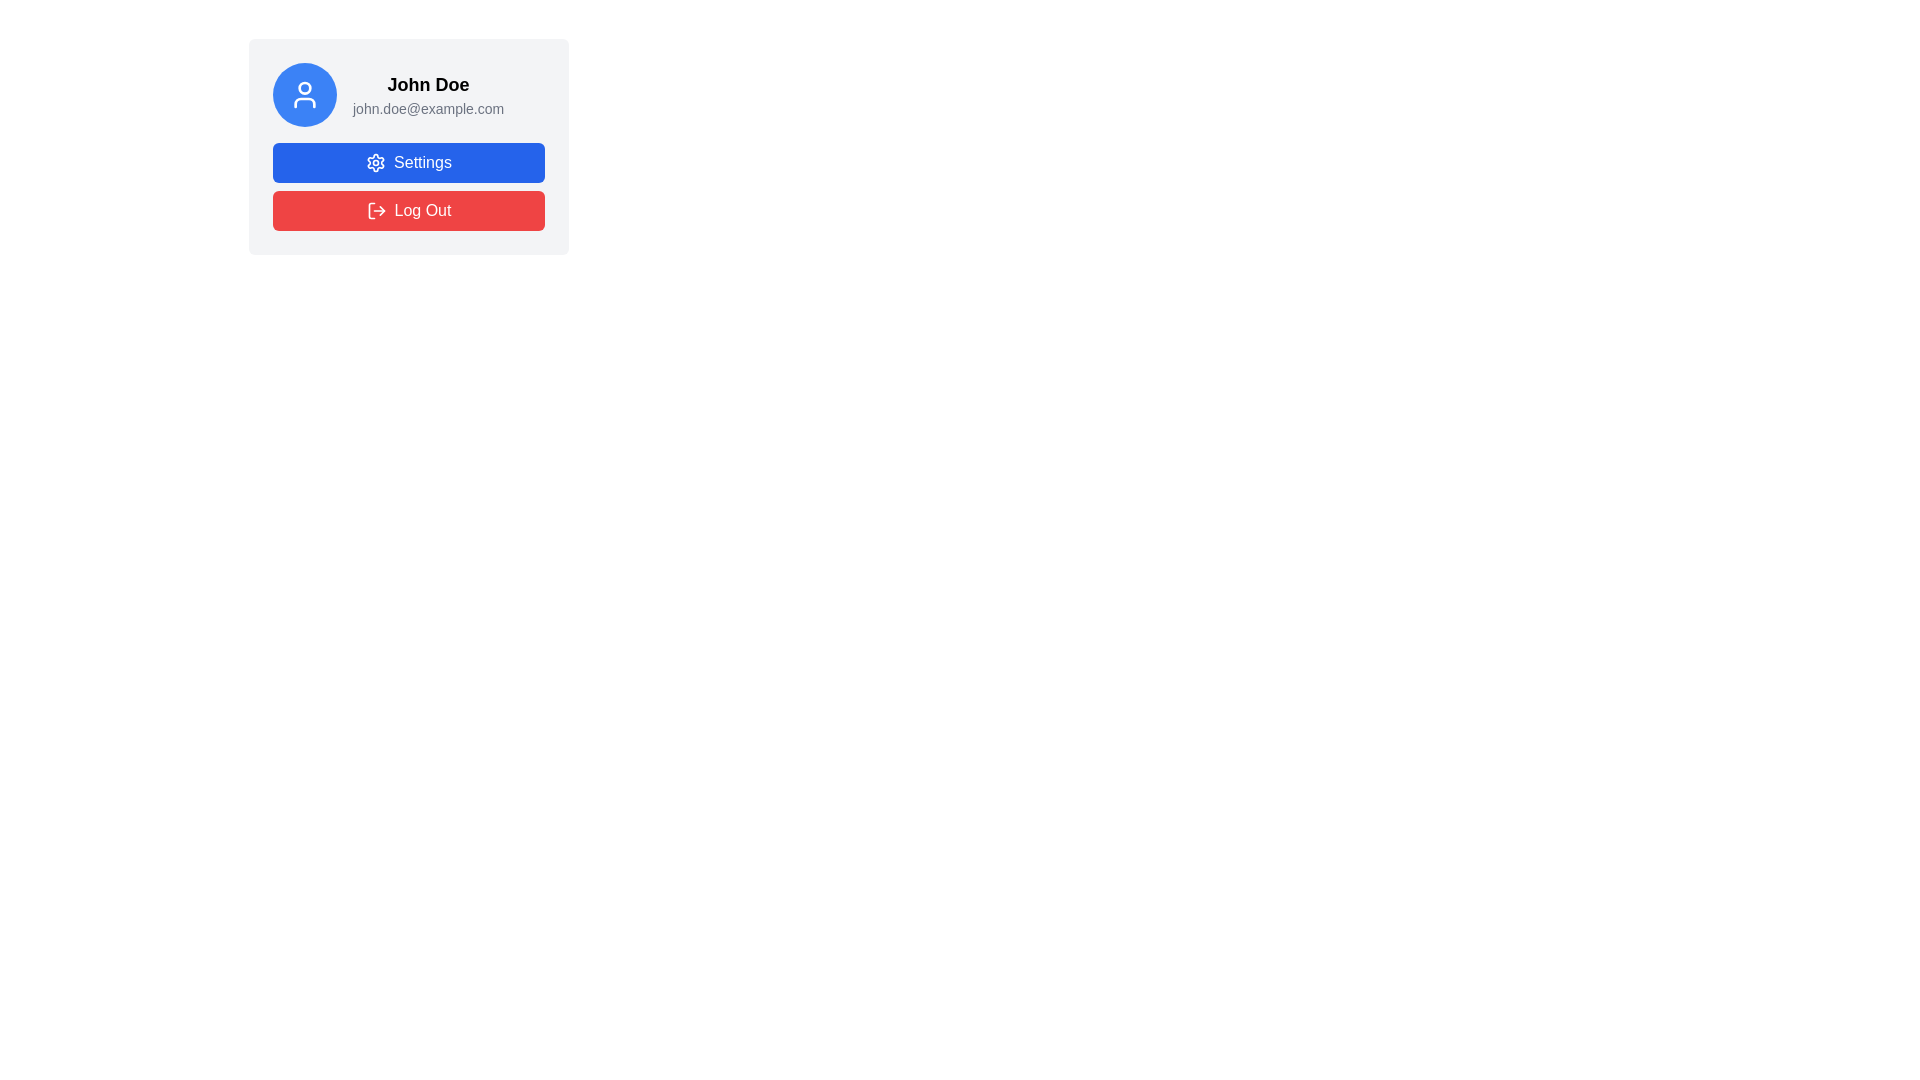 The height and width of the screenshot is (1080, 1920). What do you see at coordinates (304, 95) in the screenshot?
I see `the blue circular avatar with a white outline of a person icon located in the upper left corner of the user's profile card to observe possible effects` at bounding box center [304, 95].